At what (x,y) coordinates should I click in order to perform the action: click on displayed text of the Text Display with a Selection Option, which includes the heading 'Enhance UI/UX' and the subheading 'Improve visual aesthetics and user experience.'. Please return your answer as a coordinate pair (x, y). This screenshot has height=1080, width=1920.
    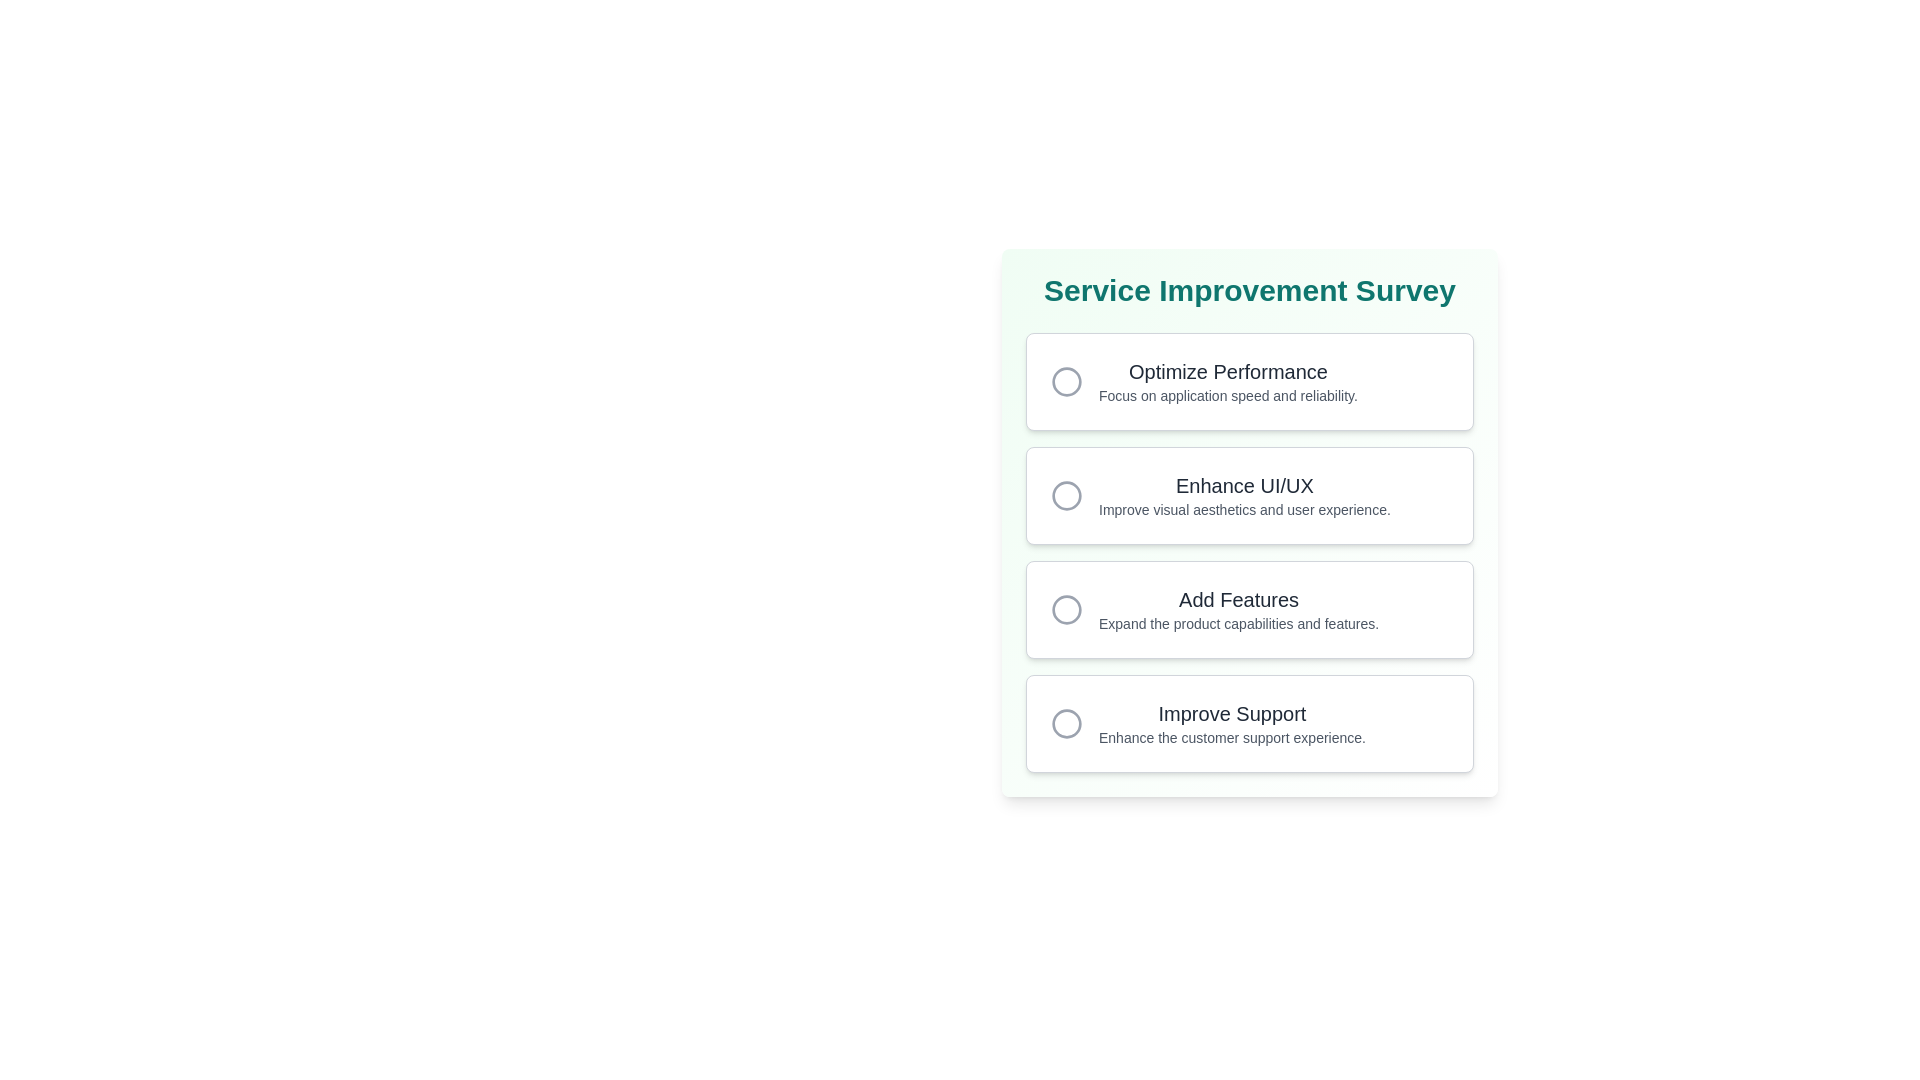
    Looking at the image, I should click on (1243, 495).